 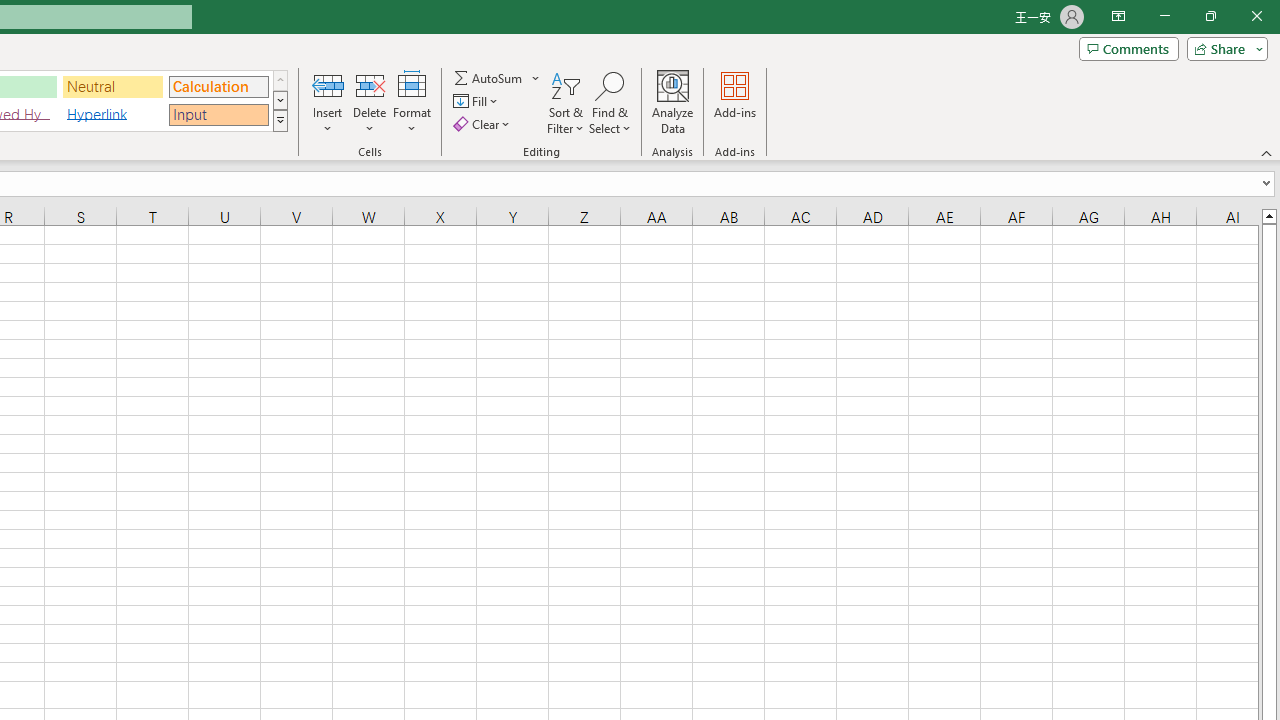 I want to click on 'Analyze Data', so click(x=673, y=103).